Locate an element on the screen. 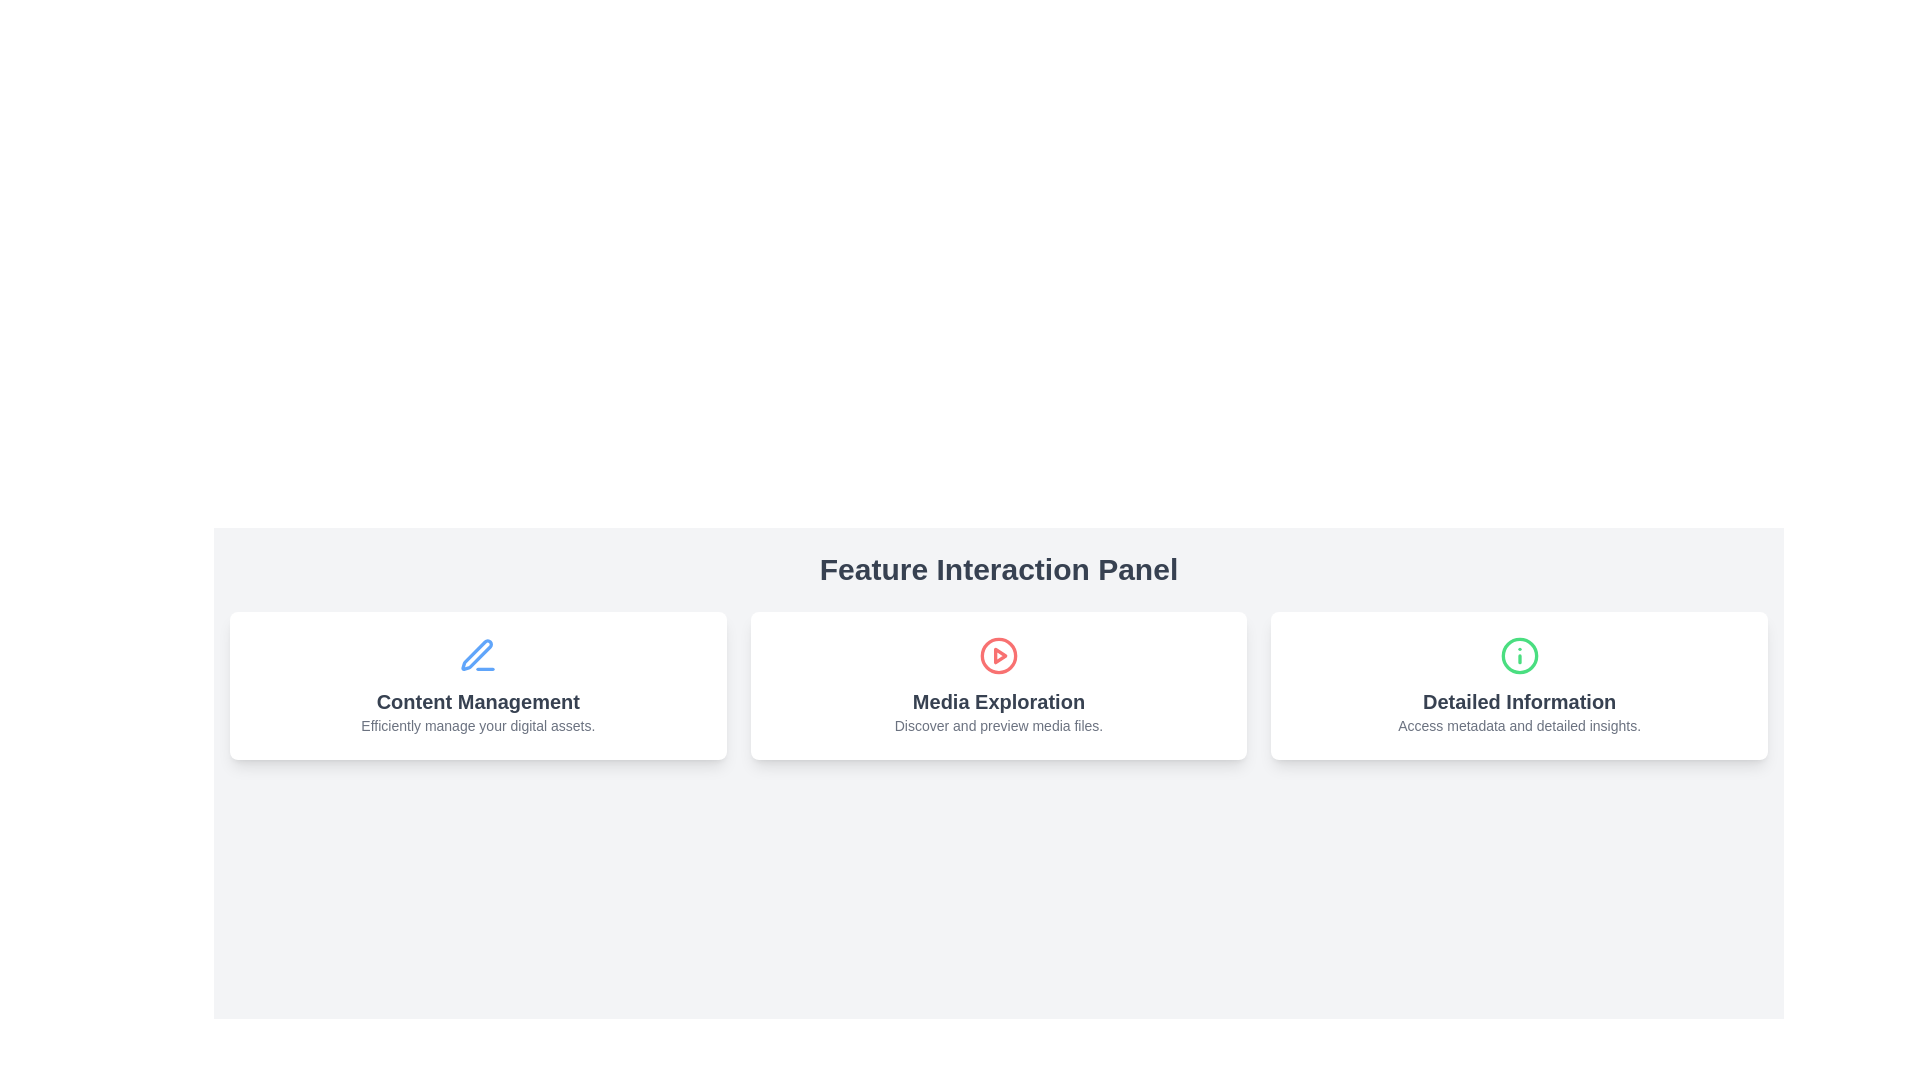 The height and width of the screenshot is (1080, 1920). the circular green-outlined icon with an 'i' symbol is located at coordinates (1519, 655).